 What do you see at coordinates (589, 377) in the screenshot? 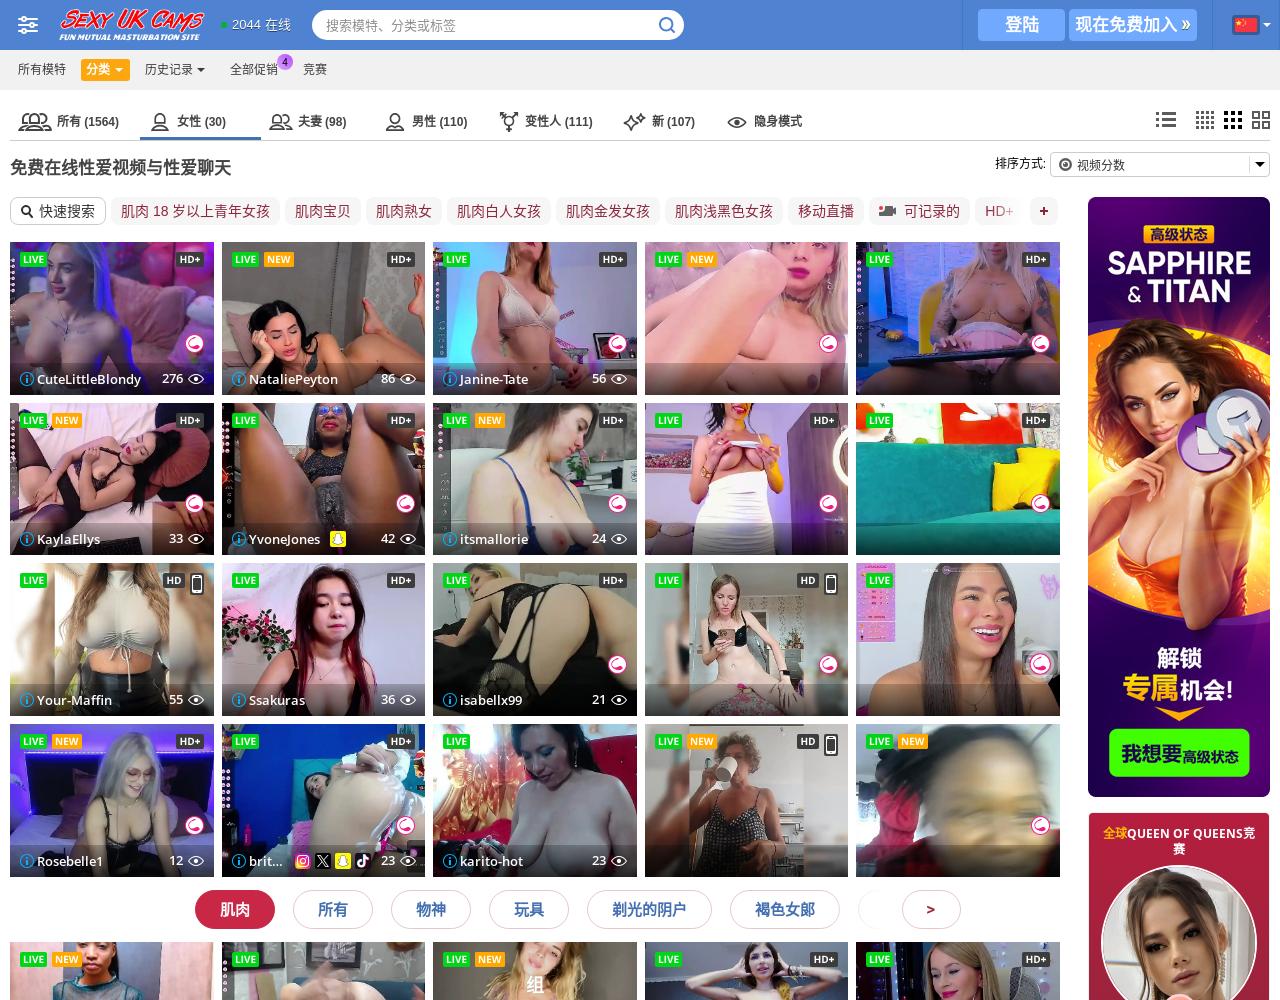
I see `'57'` at bounding box center [589, 377].